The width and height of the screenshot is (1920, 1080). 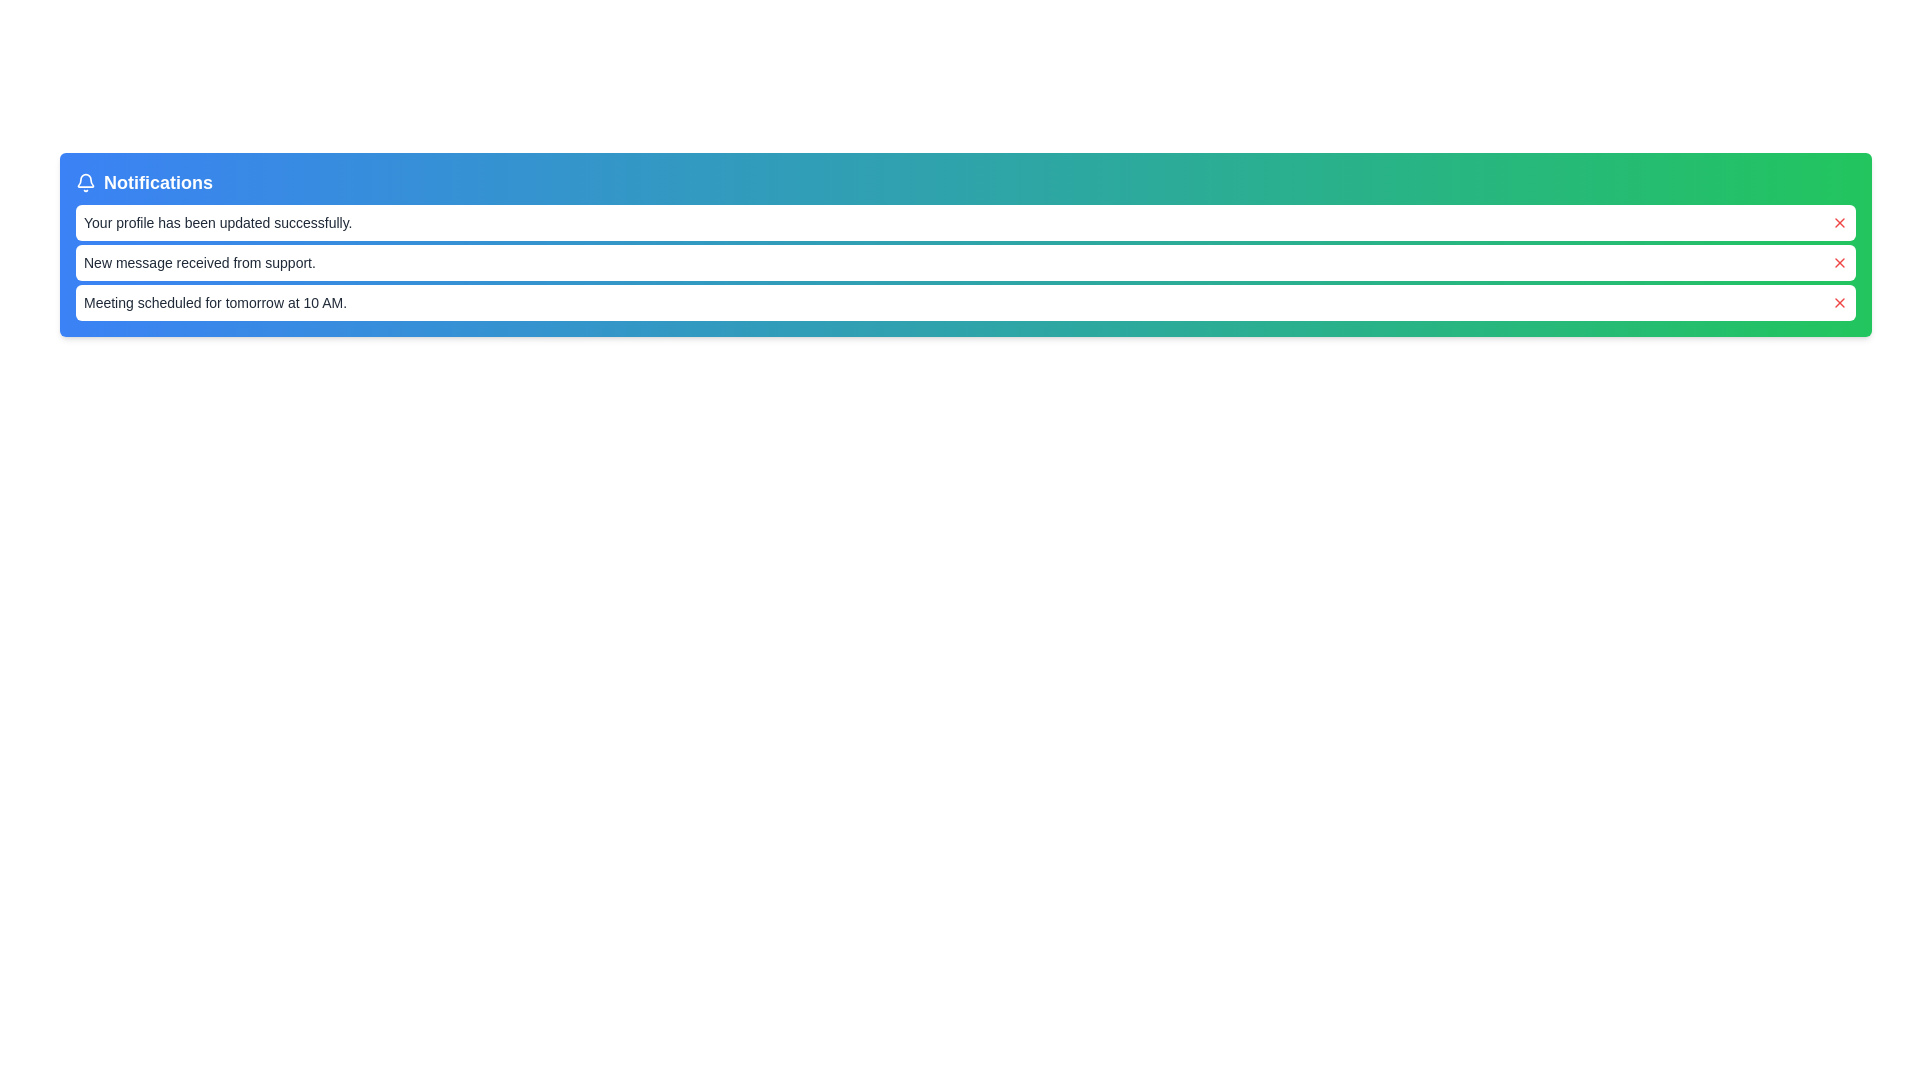 I want to click on the bell icon located, so click(x=85, y=180).